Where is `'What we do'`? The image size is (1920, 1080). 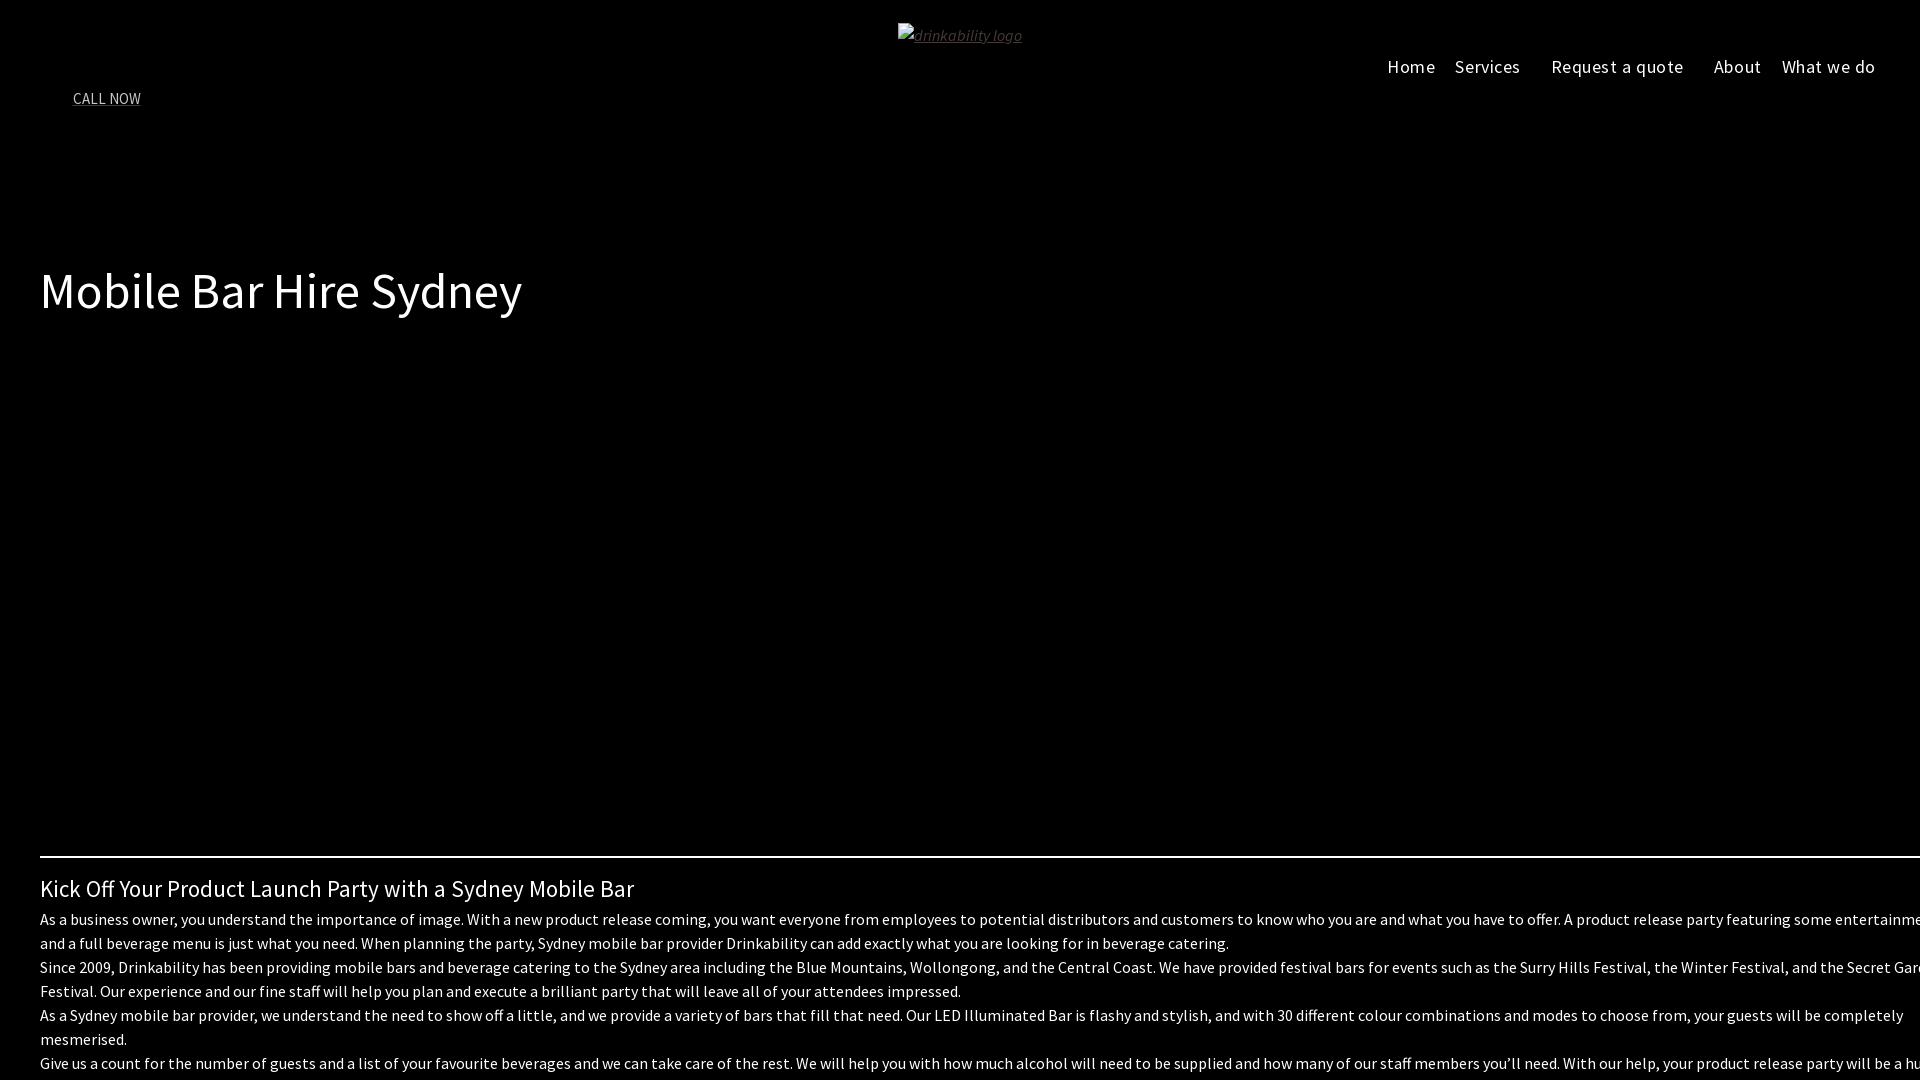
'What we do' is located at coordinates (1771, 64).